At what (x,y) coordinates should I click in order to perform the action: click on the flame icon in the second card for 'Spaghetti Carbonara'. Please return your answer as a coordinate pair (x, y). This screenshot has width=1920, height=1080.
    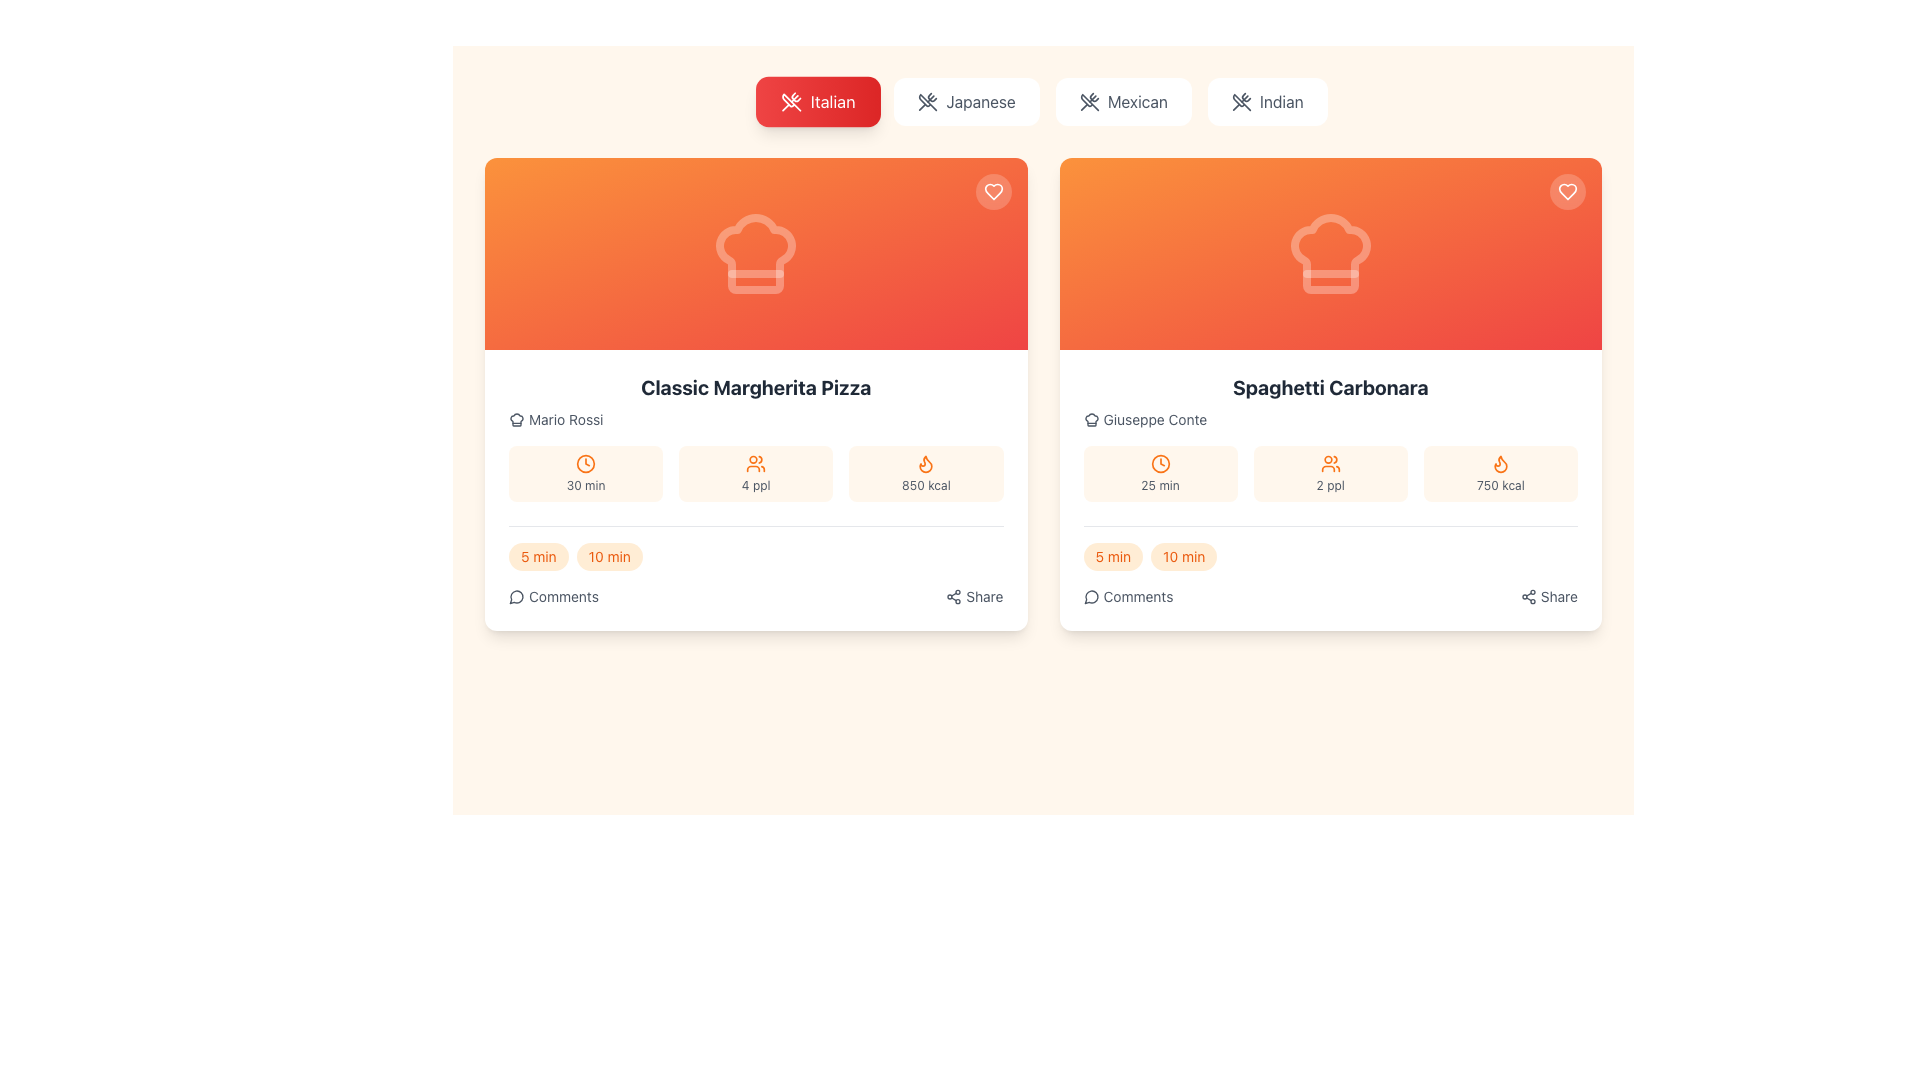
    Looking at the image, I should click on (1500, 463).